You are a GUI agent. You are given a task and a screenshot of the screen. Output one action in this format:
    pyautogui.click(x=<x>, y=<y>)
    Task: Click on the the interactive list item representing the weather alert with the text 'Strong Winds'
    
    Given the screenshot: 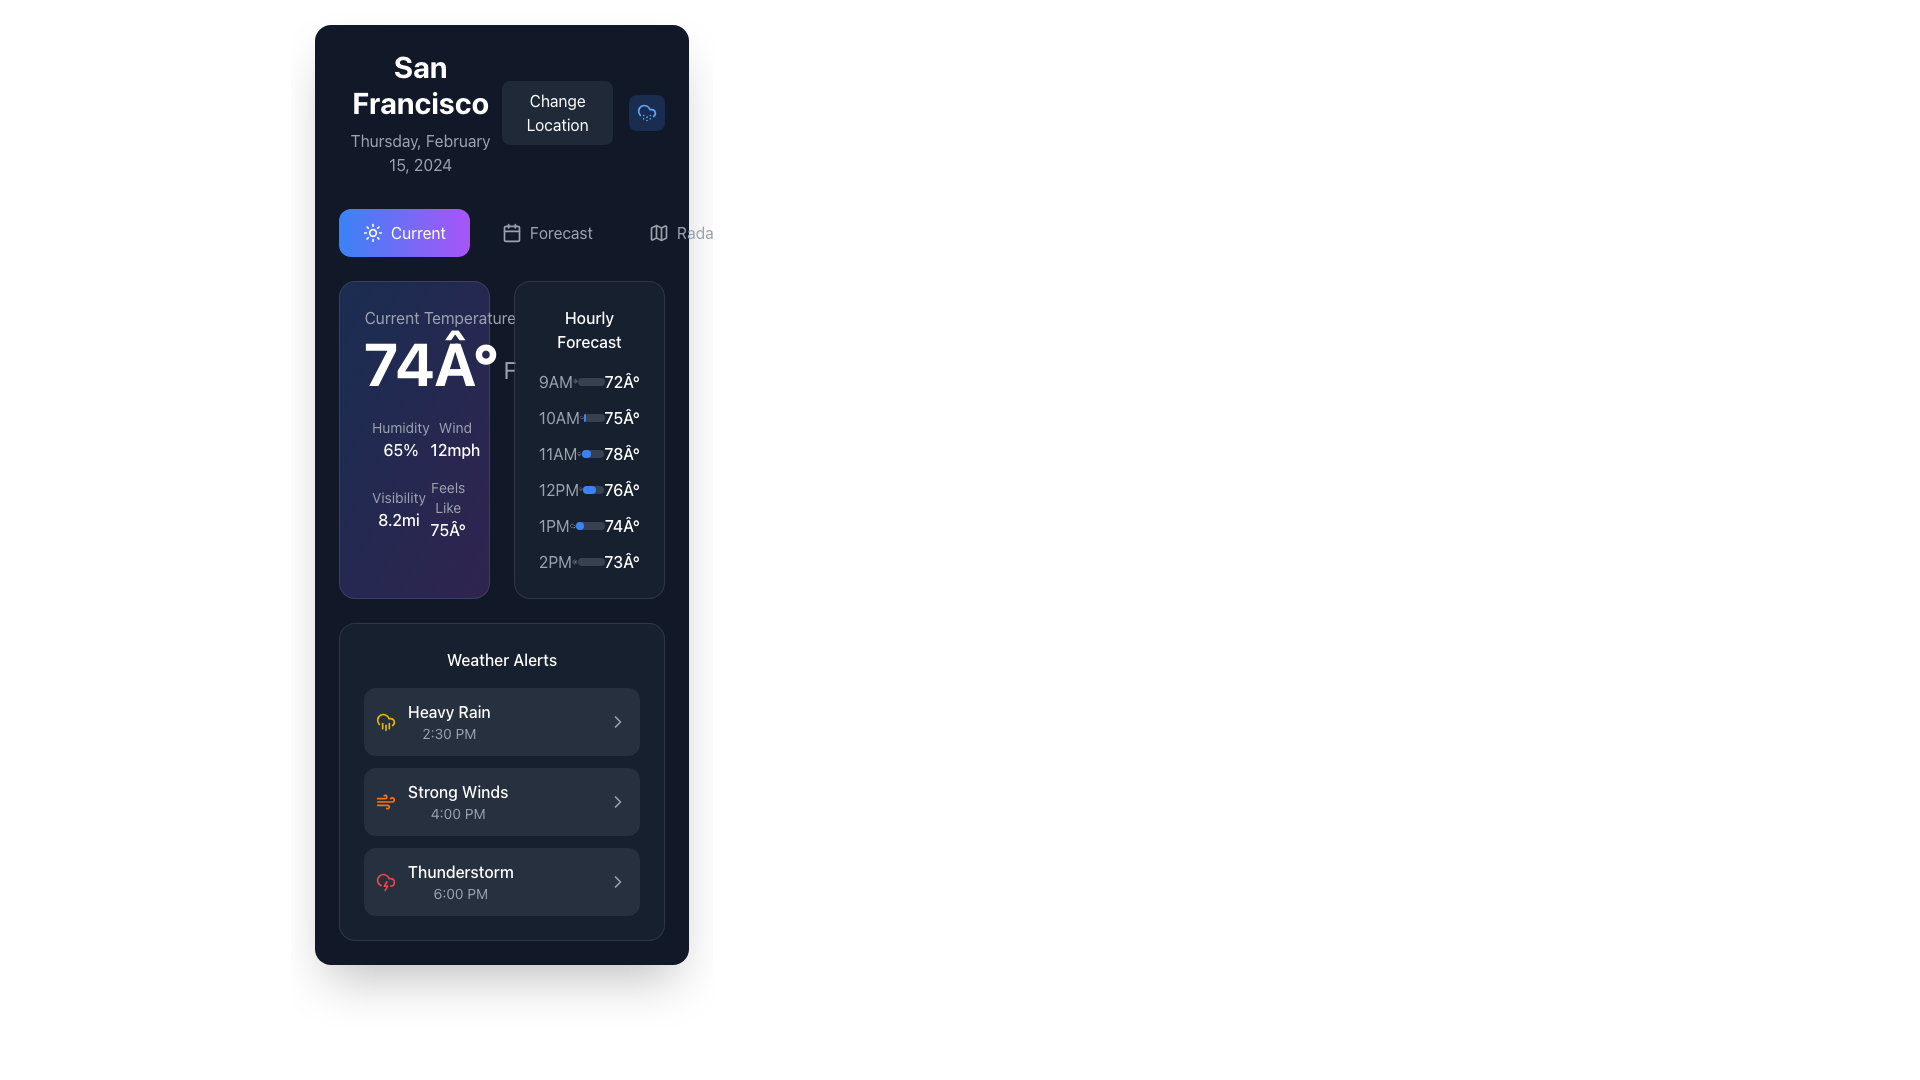 What is the action you would take?
    pyautogui.click(x=502, y=801)
    